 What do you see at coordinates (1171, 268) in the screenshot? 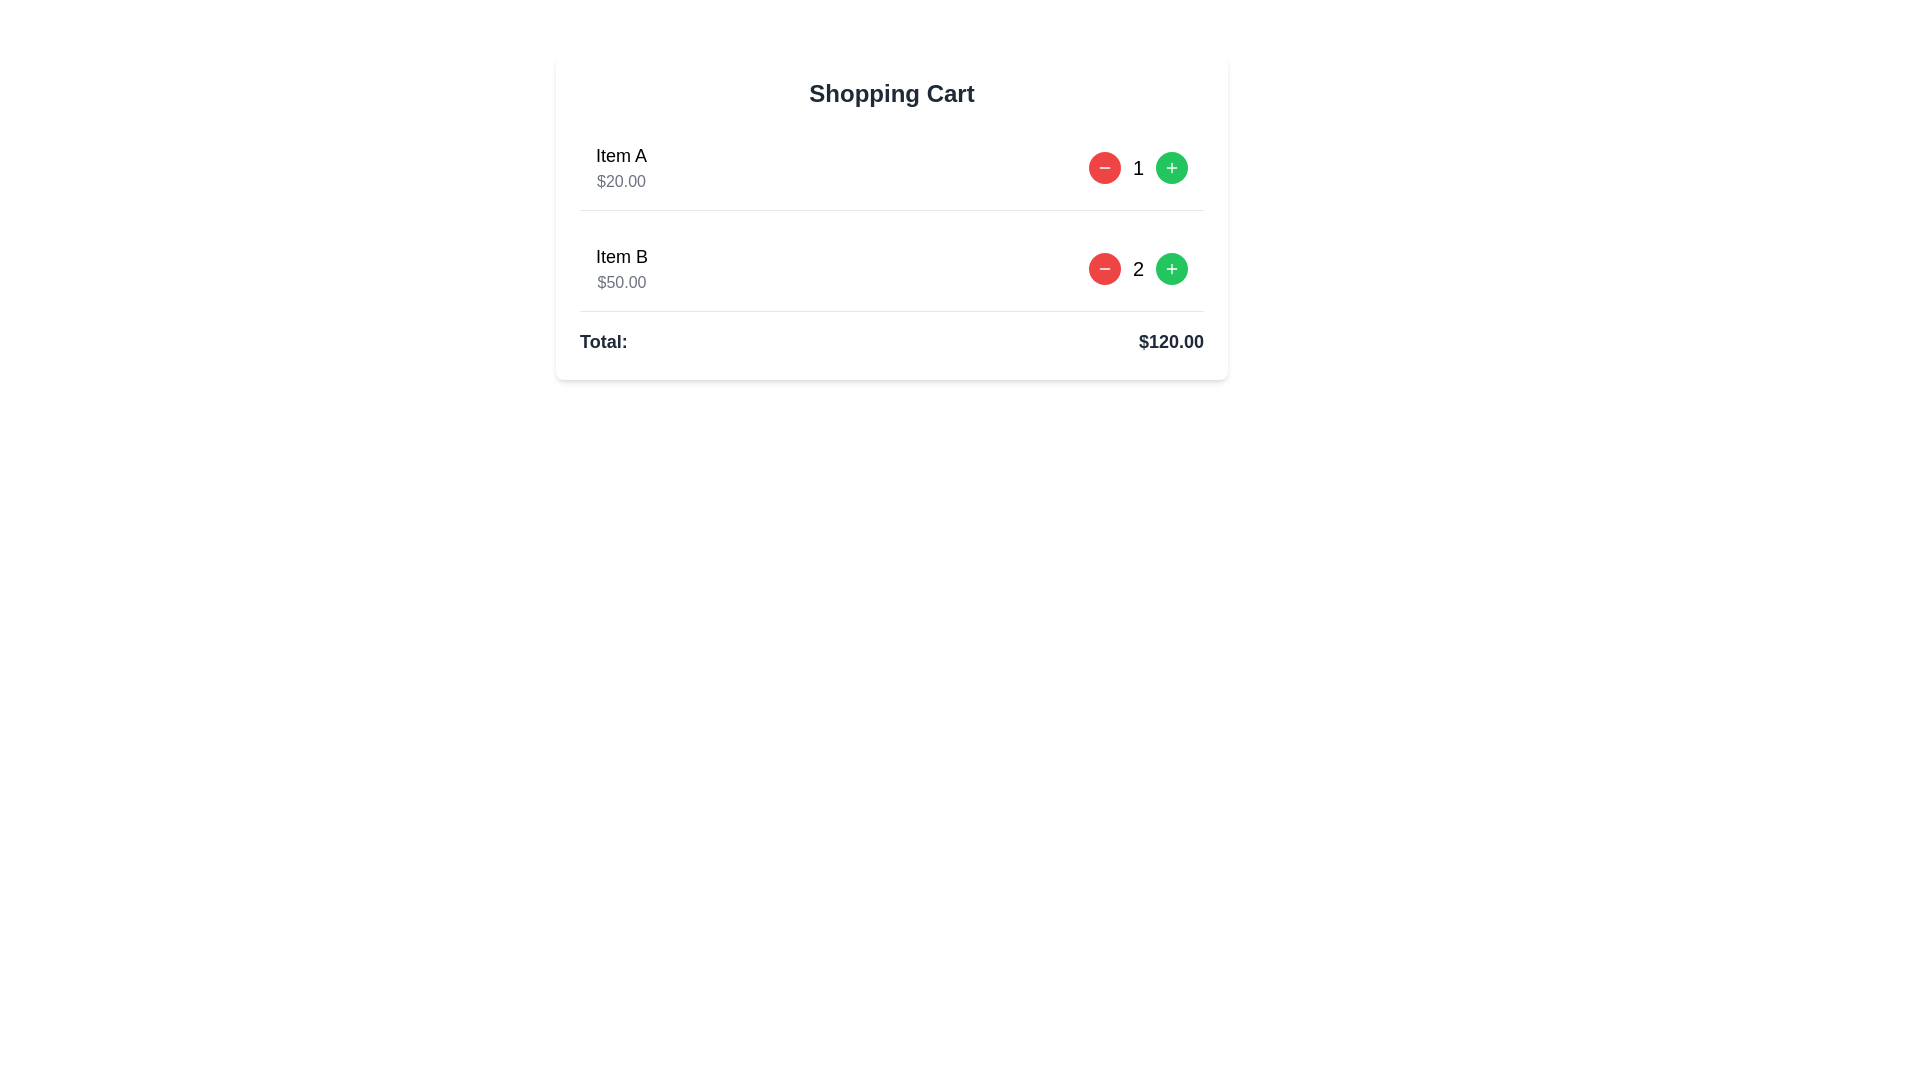
I see `the button located to the right of the number 2 associated with 'Item B' in the shopping cart layout to increase the quantity` at bounding box center [1171, 268].